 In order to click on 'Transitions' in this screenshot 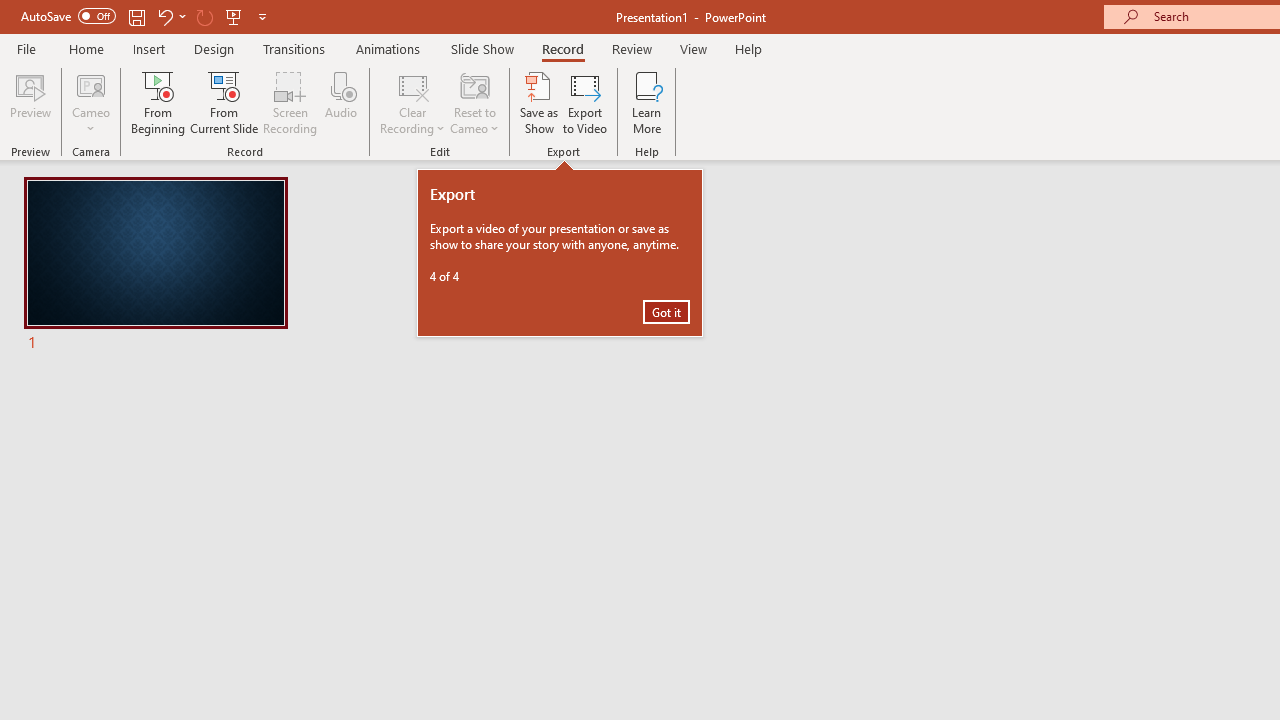, I will do `click(294, 48)`.